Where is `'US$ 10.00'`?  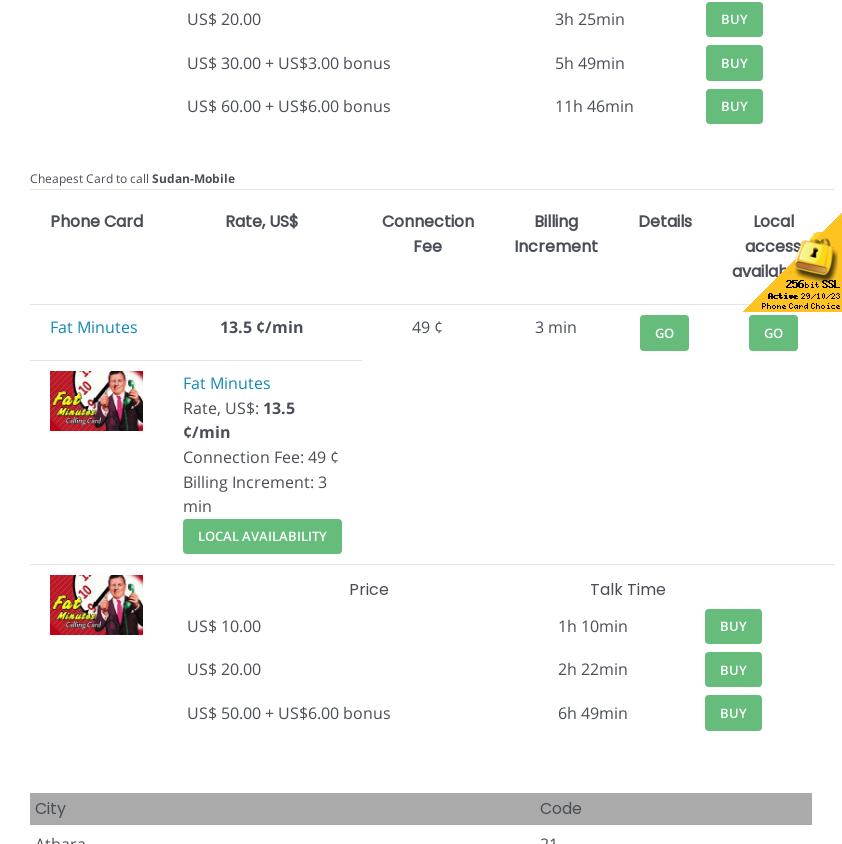
'US$ 10.00' is located at coordinates (223, 625).